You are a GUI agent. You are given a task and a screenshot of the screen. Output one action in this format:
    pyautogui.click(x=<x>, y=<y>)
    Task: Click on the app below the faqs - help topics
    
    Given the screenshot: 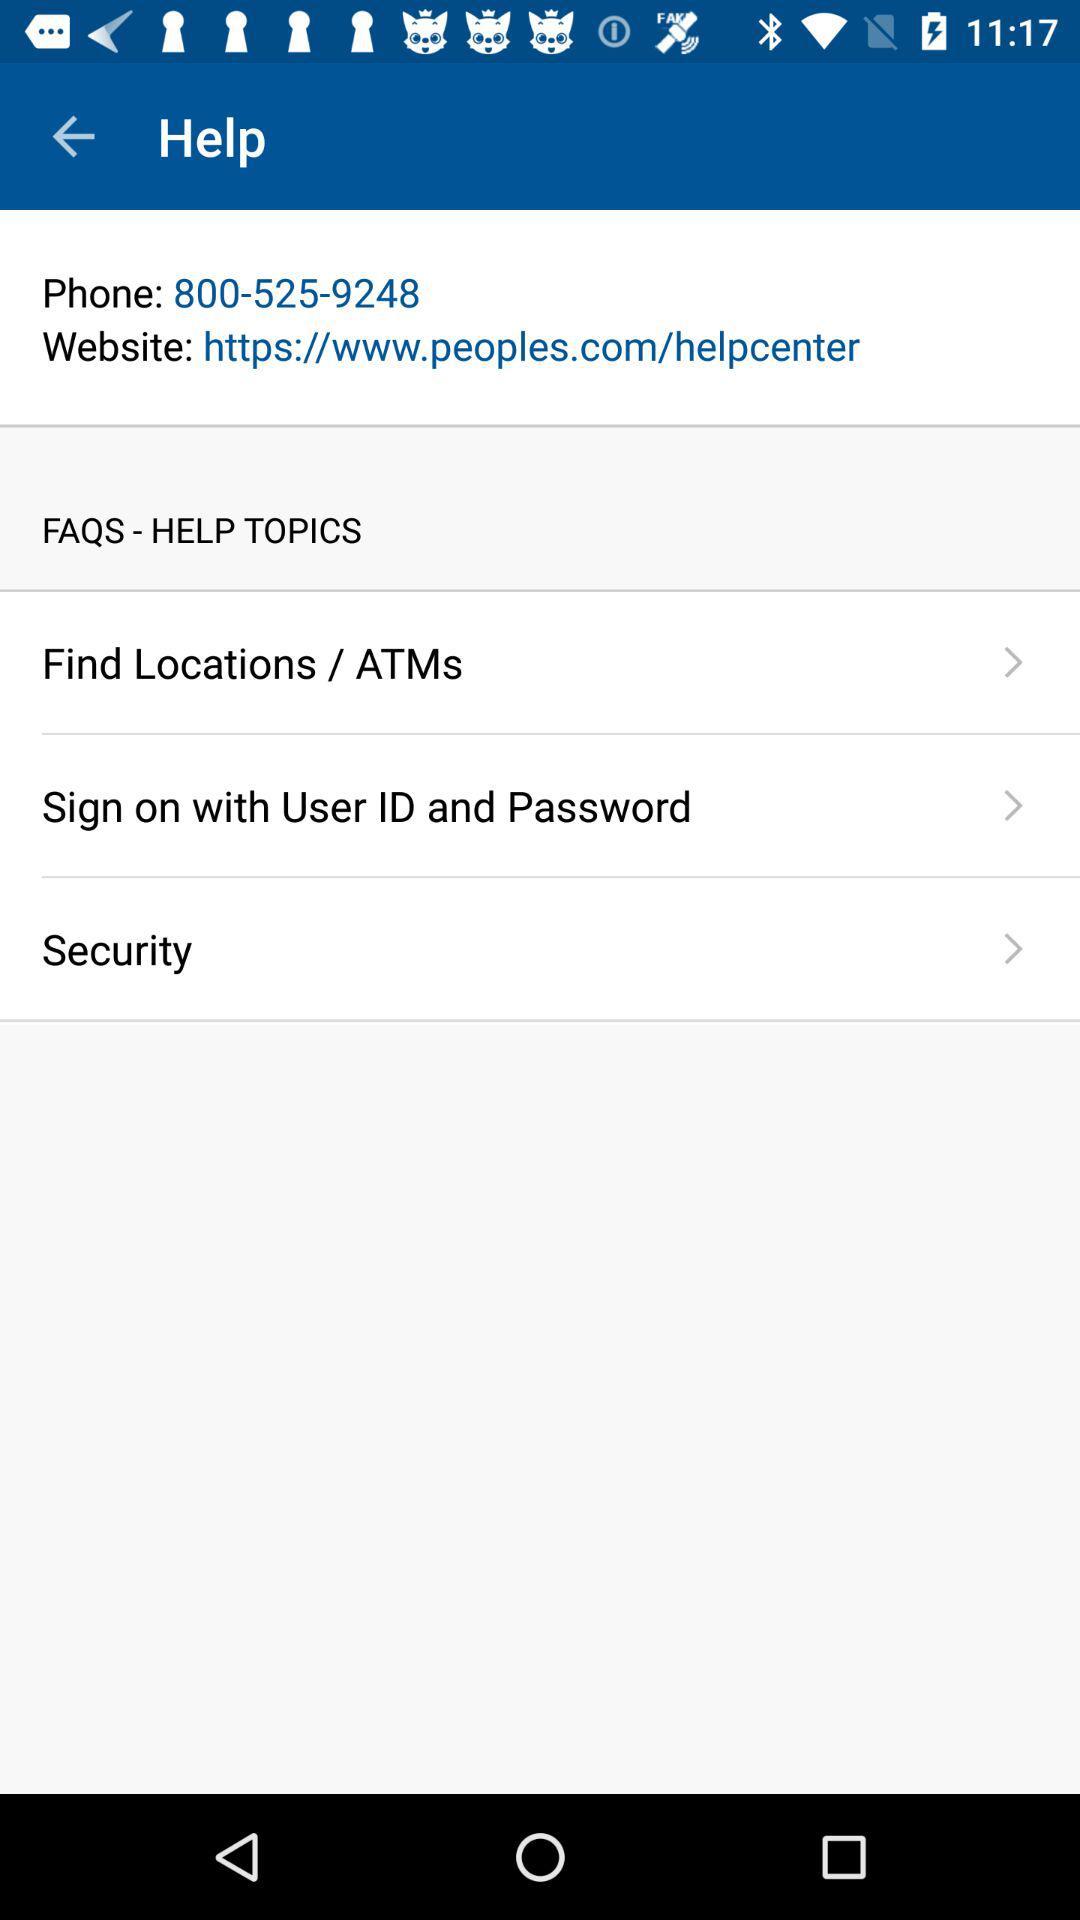 What is the action you would take?
    pyautogui.click(x=540, y=589)
    